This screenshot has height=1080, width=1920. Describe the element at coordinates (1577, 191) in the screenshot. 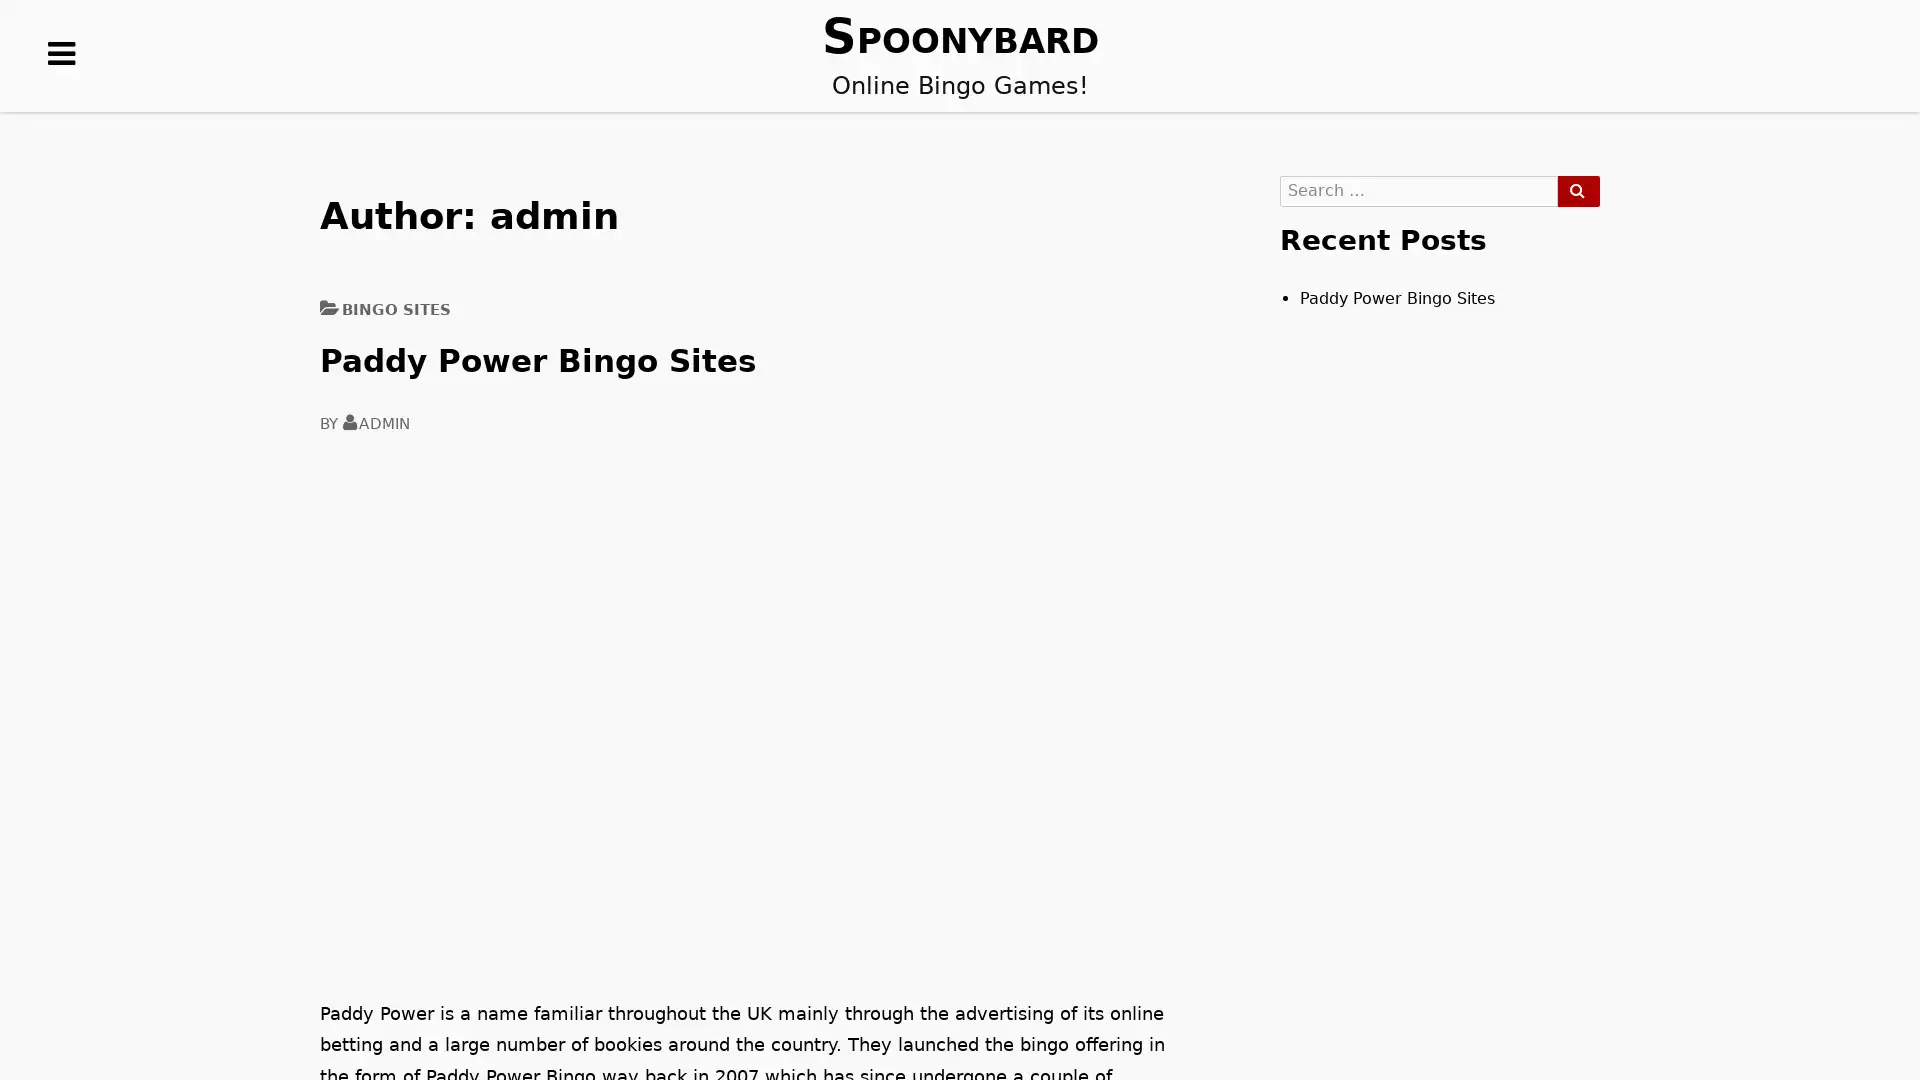

I see `SEARCH` at that location.